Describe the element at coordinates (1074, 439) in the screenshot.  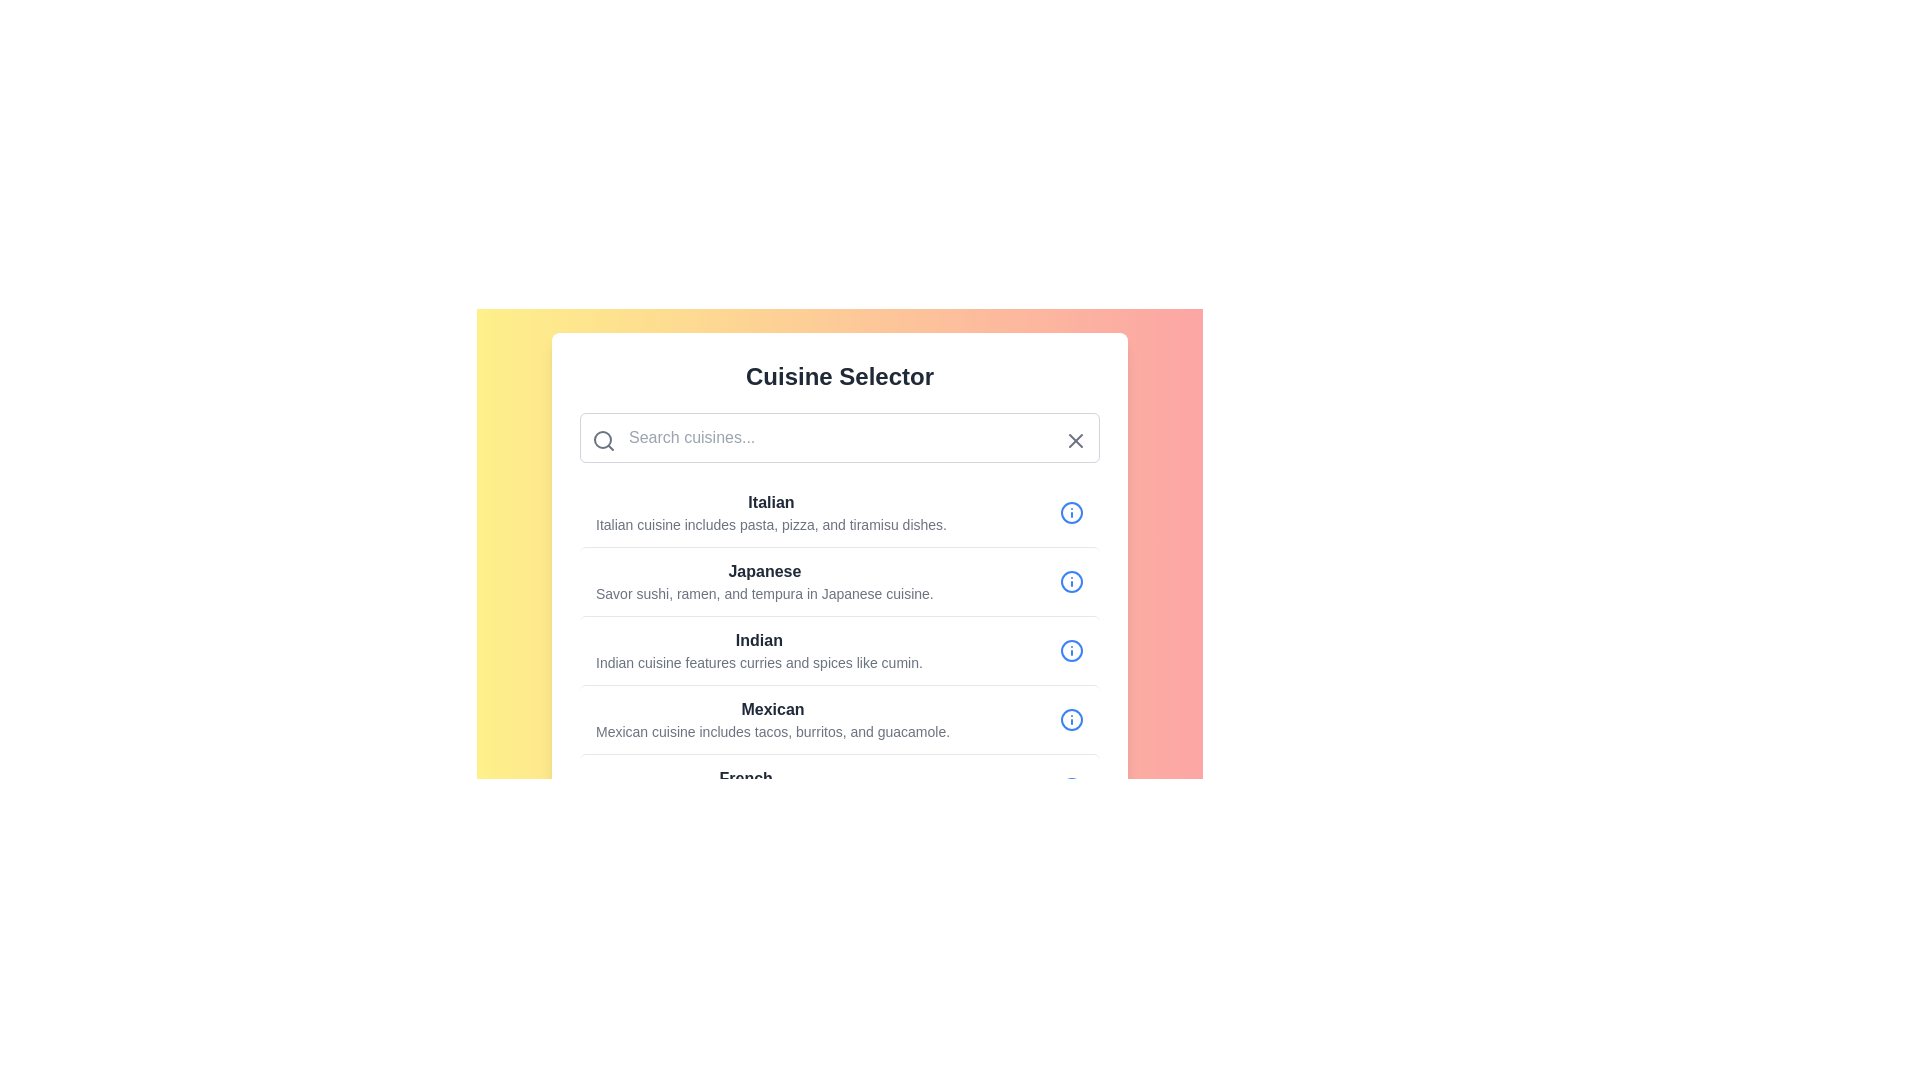
I see `the SVG icon representing a 'clear' action located at the far right of the search input field in the 'Cuisine Selector' interface to clear the search input` at that location.